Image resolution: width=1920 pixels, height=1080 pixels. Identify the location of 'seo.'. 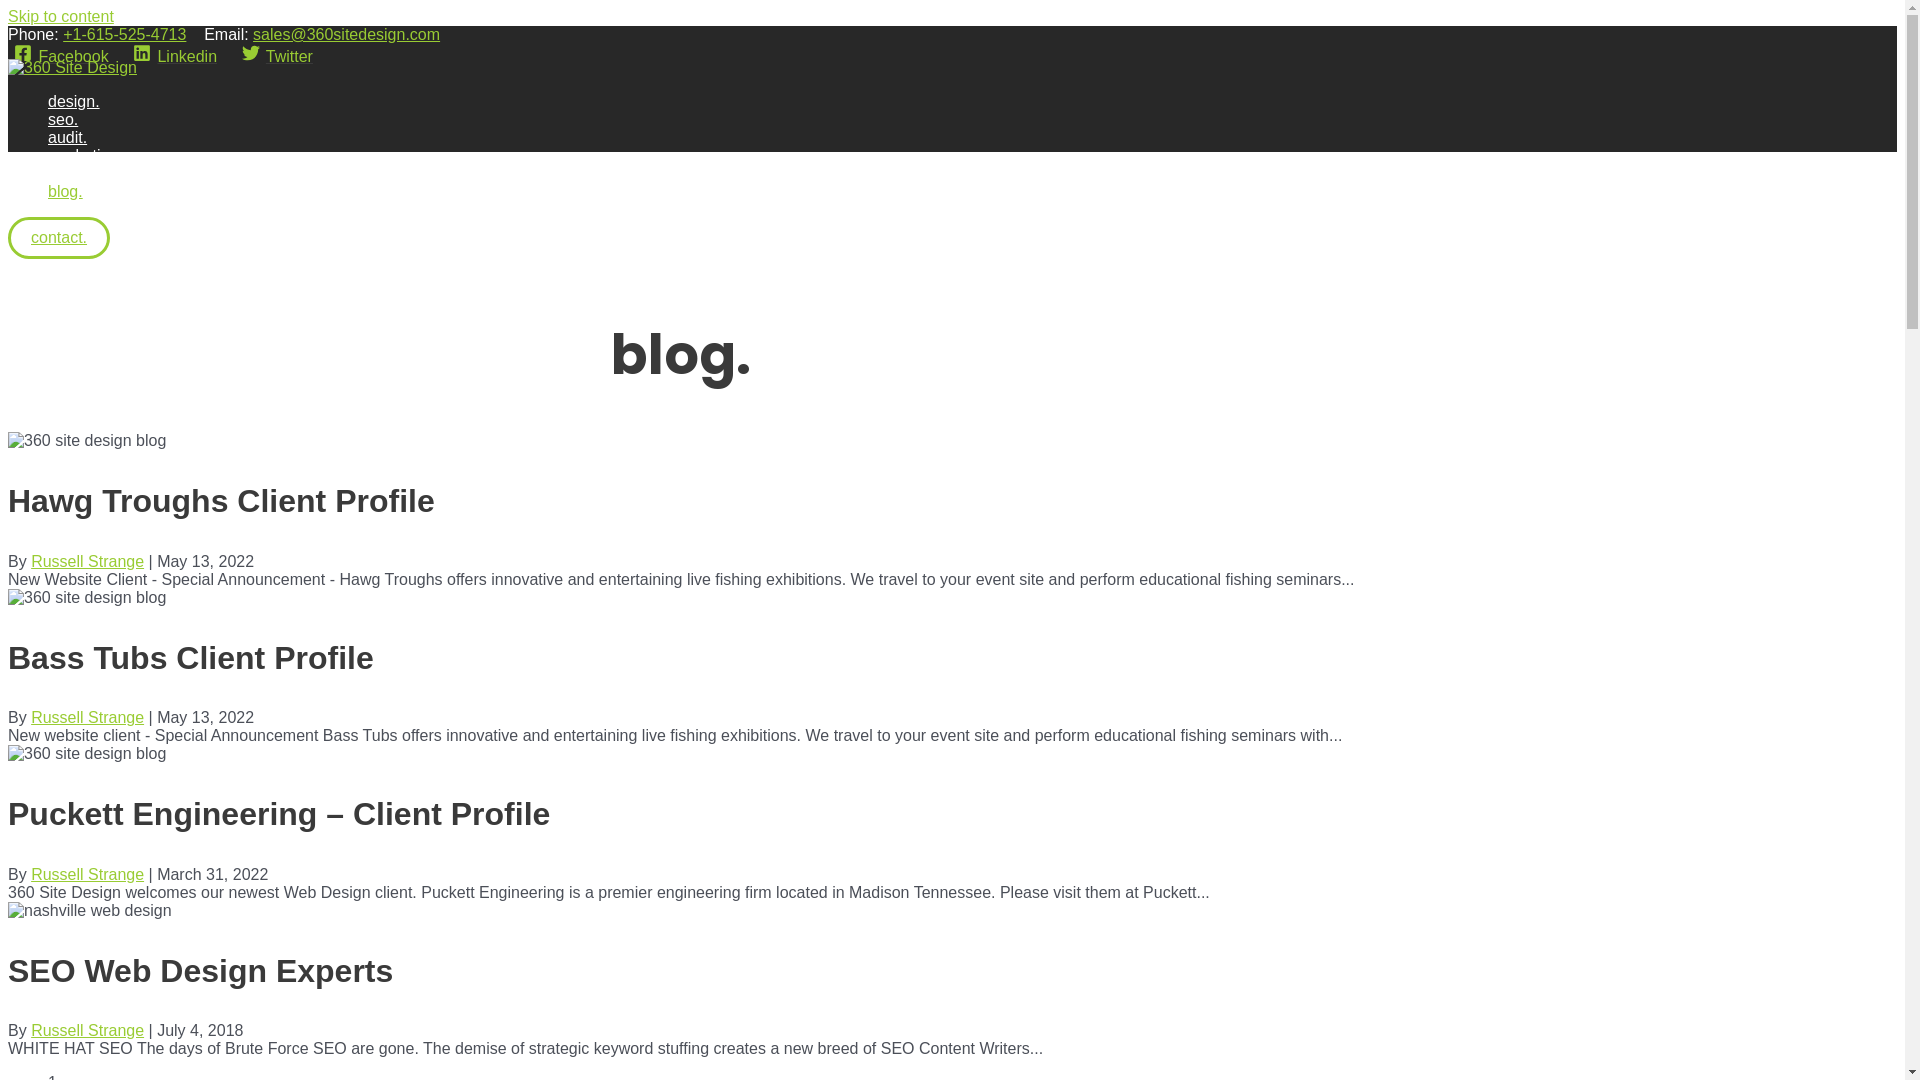
(86, 119).